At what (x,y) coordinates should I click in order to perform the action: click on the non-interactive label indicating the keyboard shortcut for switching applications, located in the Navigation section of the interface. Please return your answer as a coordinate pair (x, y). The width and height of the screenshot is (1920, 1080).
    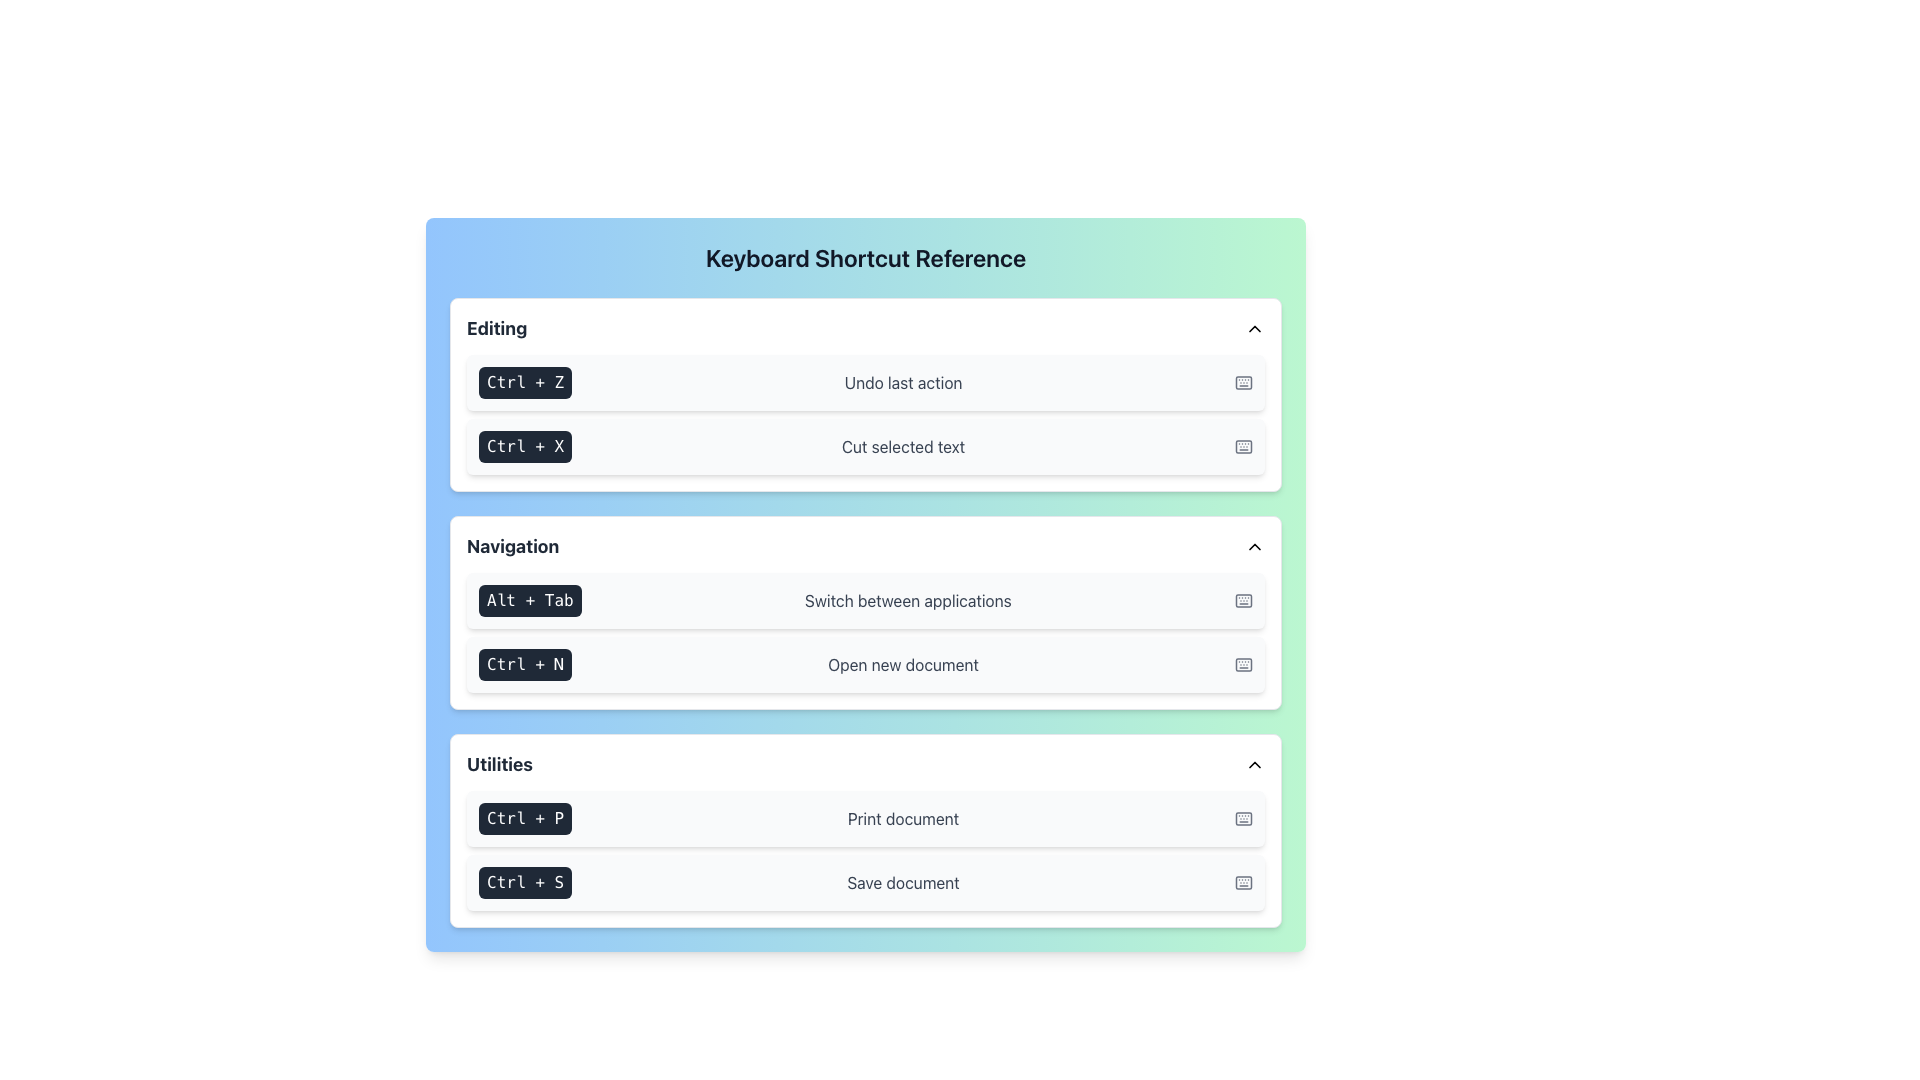
    Looking at the image, I should click on (530, 600).